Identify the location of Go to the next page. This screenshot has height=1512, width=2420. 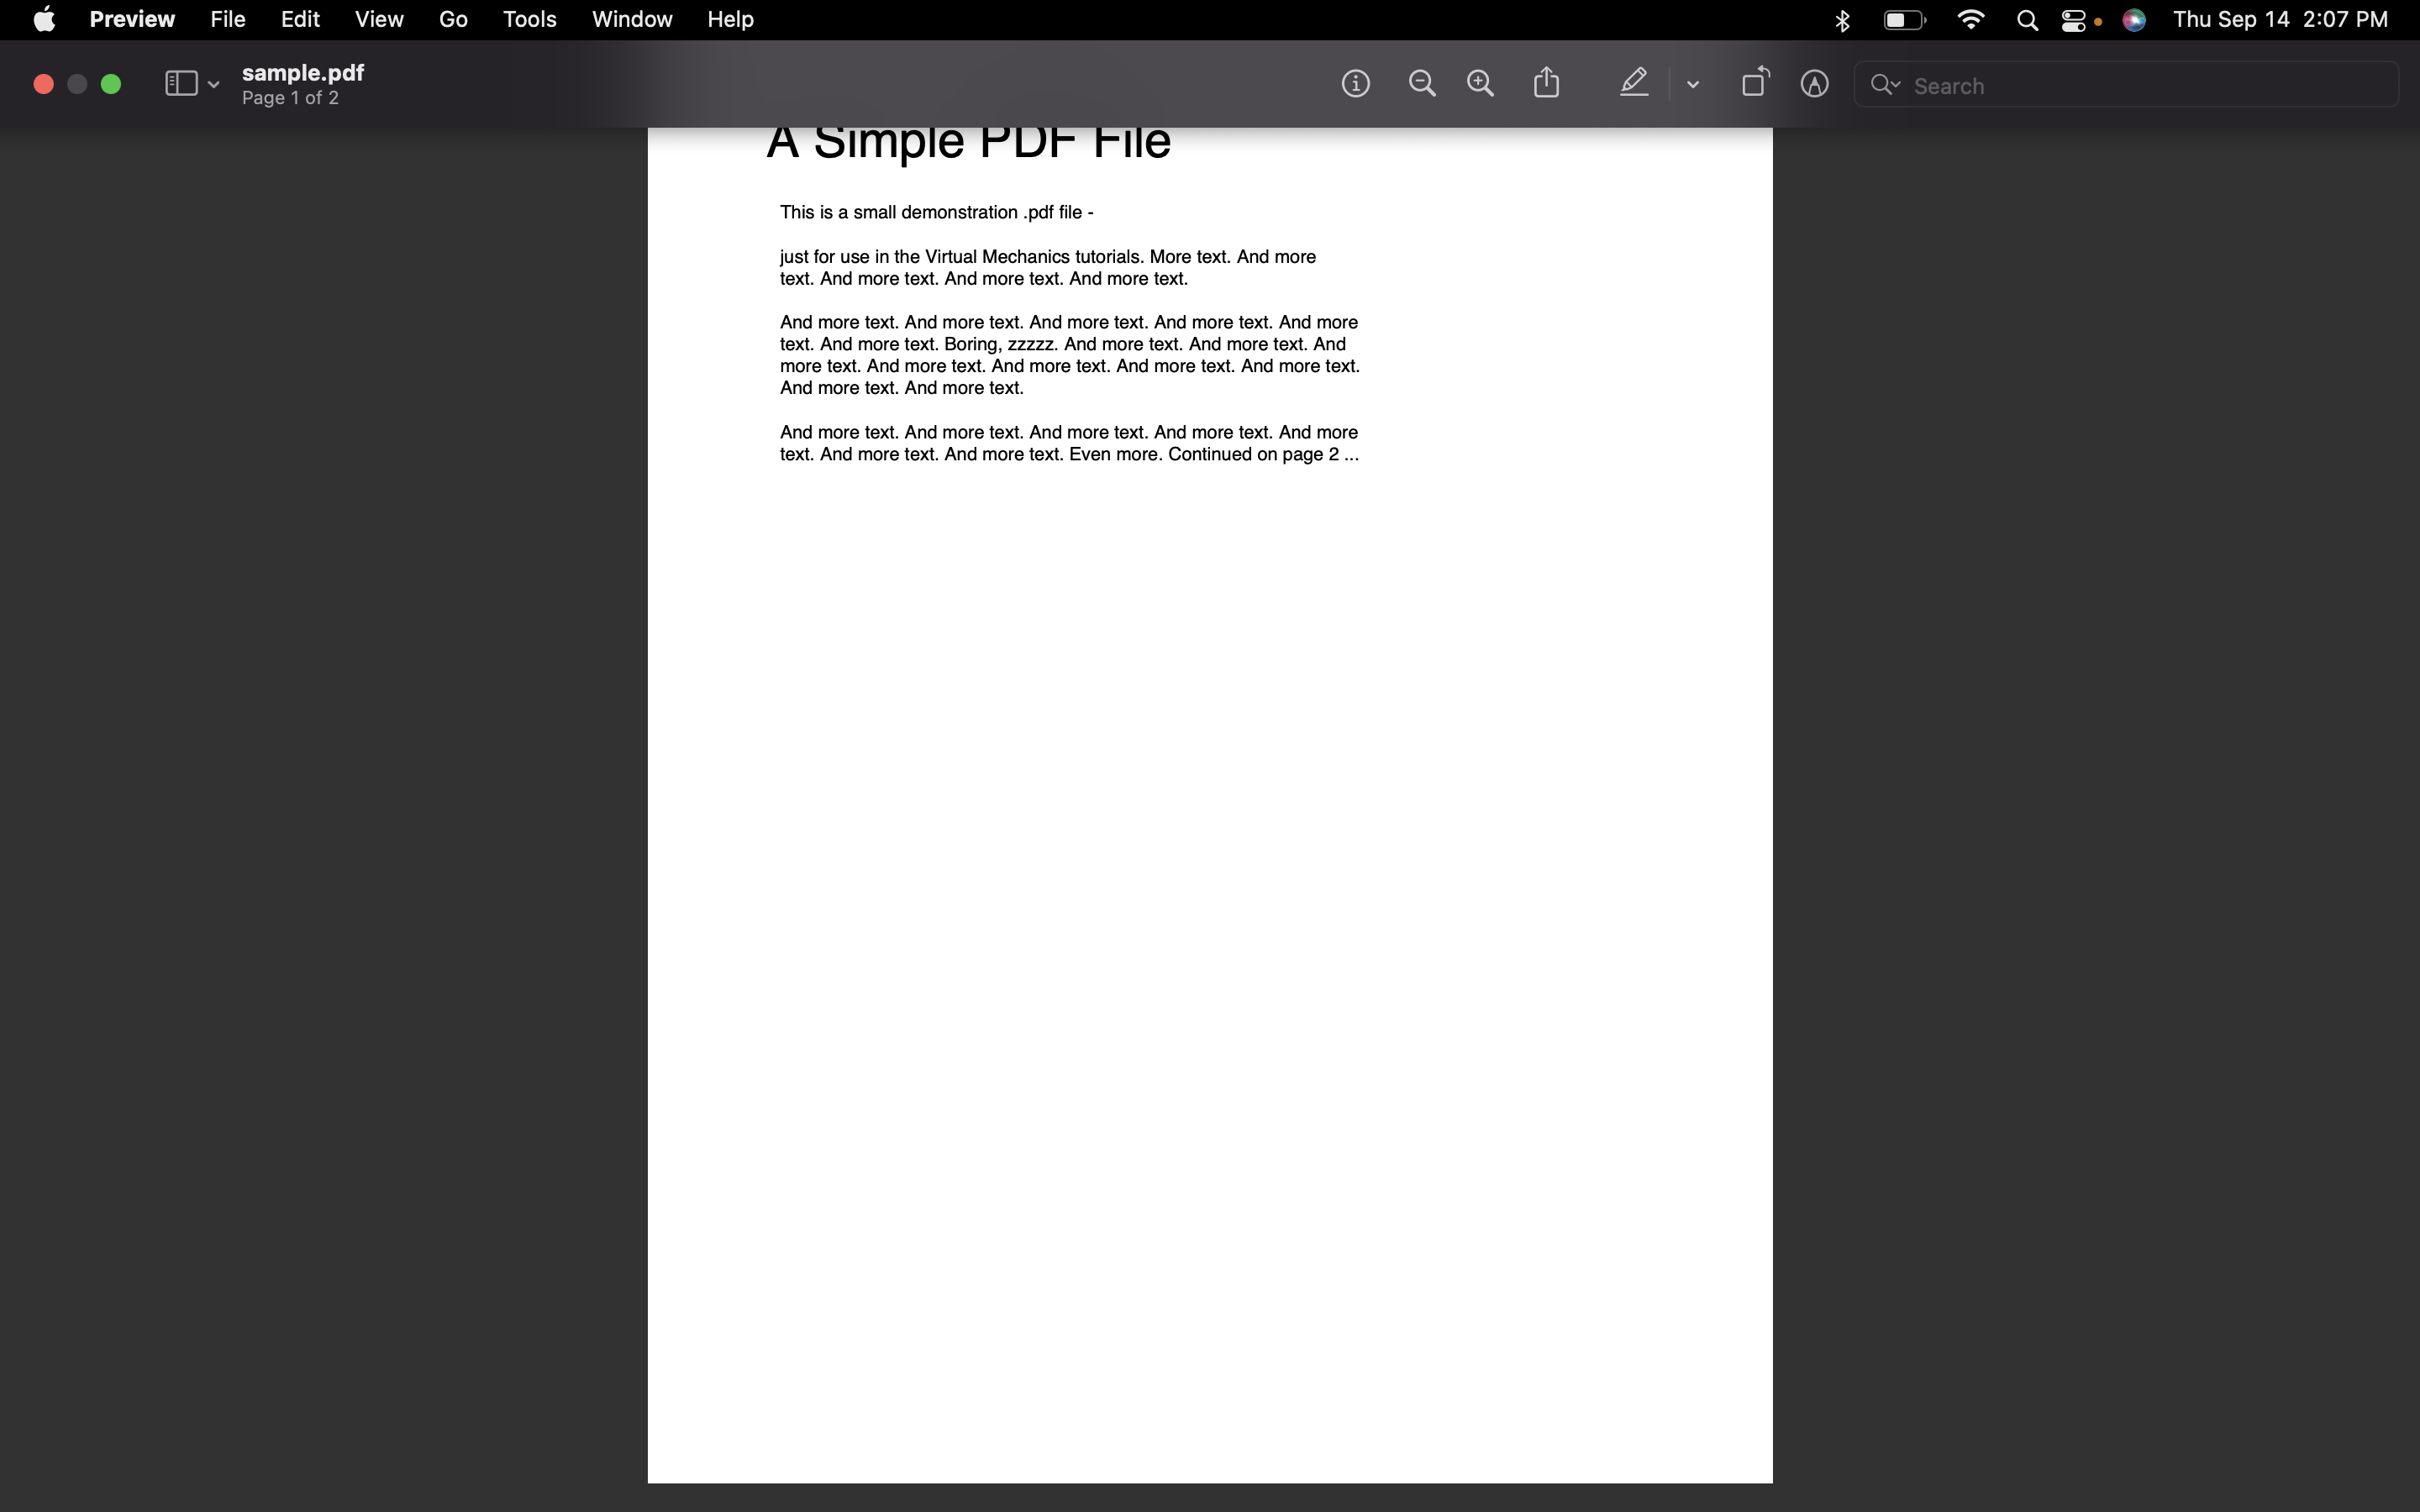
(454, 23).